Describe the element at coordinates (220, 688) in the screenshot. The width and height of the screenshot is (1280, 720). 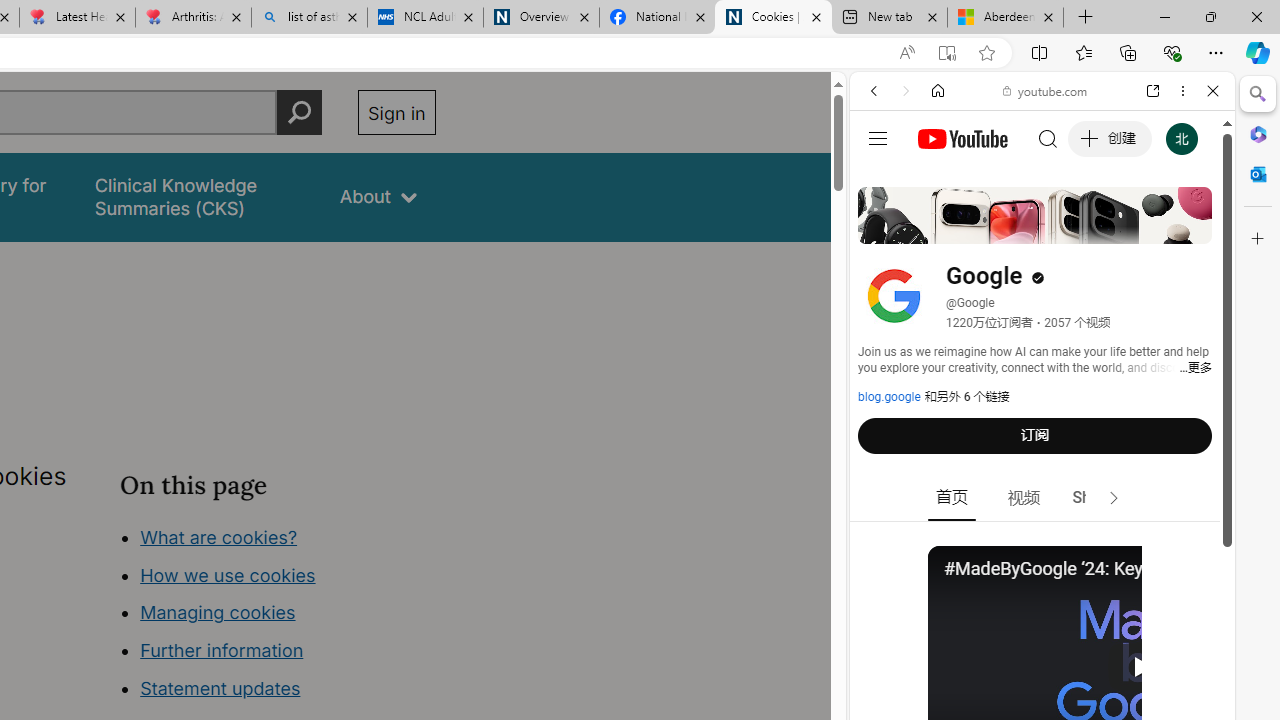
I see `'Statement updates'` at that location.